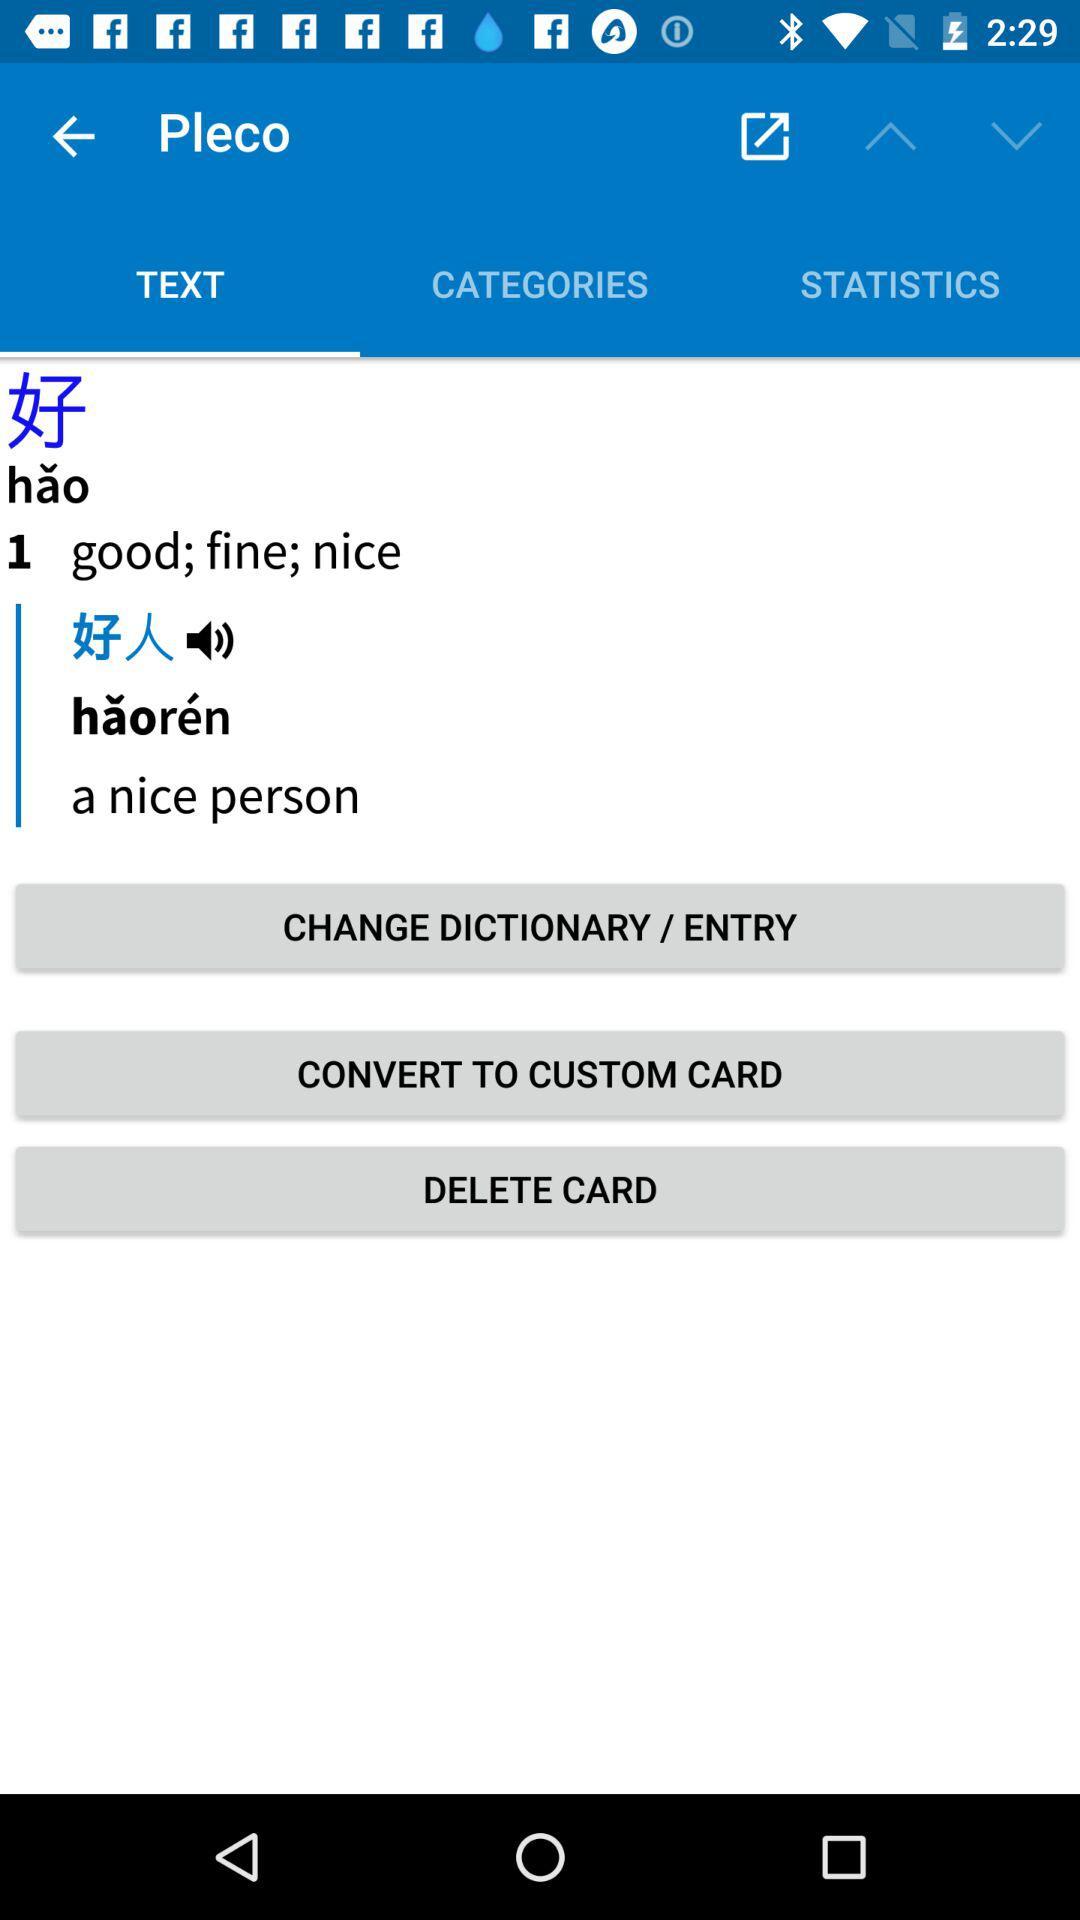 The width and height of the screenshot is (1080, 1920). Describe the element at coordinates (540, 1072) in the screenshot. I see `the convert to custom item` at that location.